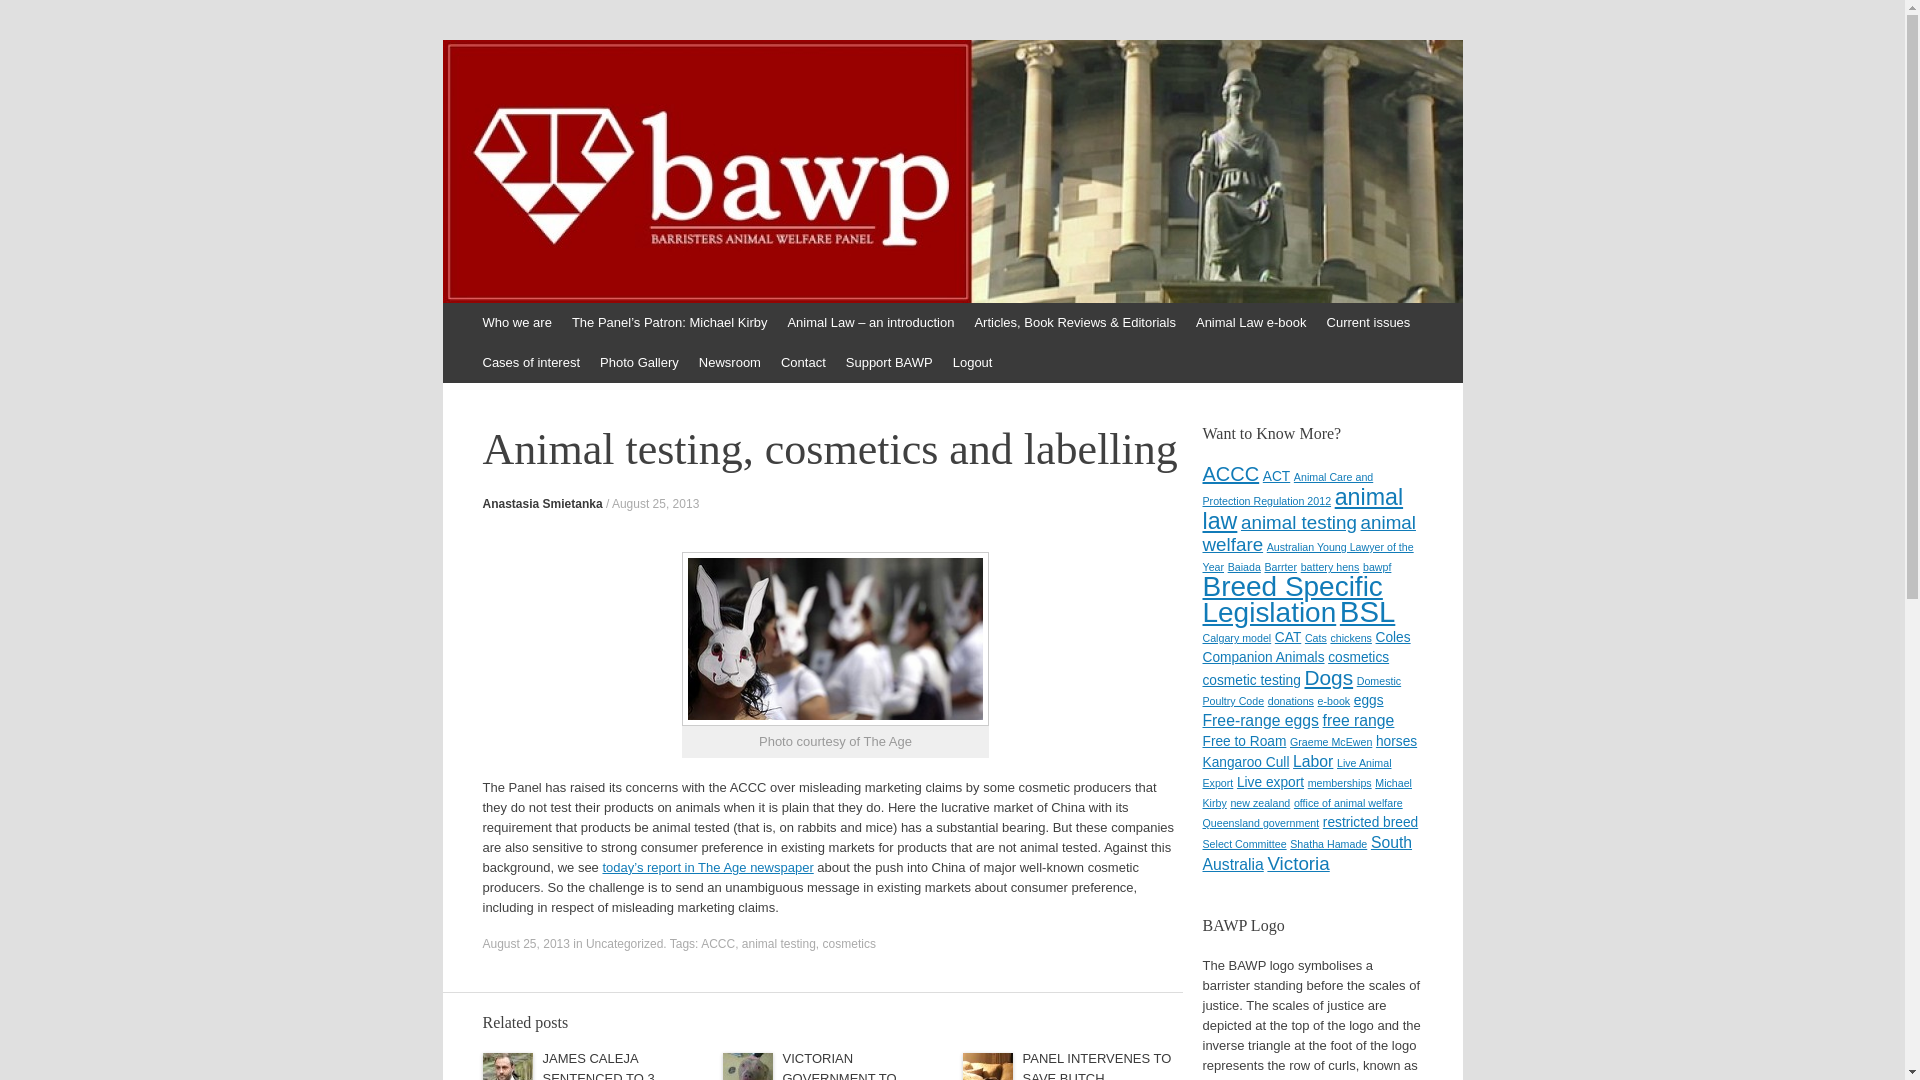  I want to click on 'Domestic Poultry Code', so click(1301, 689).